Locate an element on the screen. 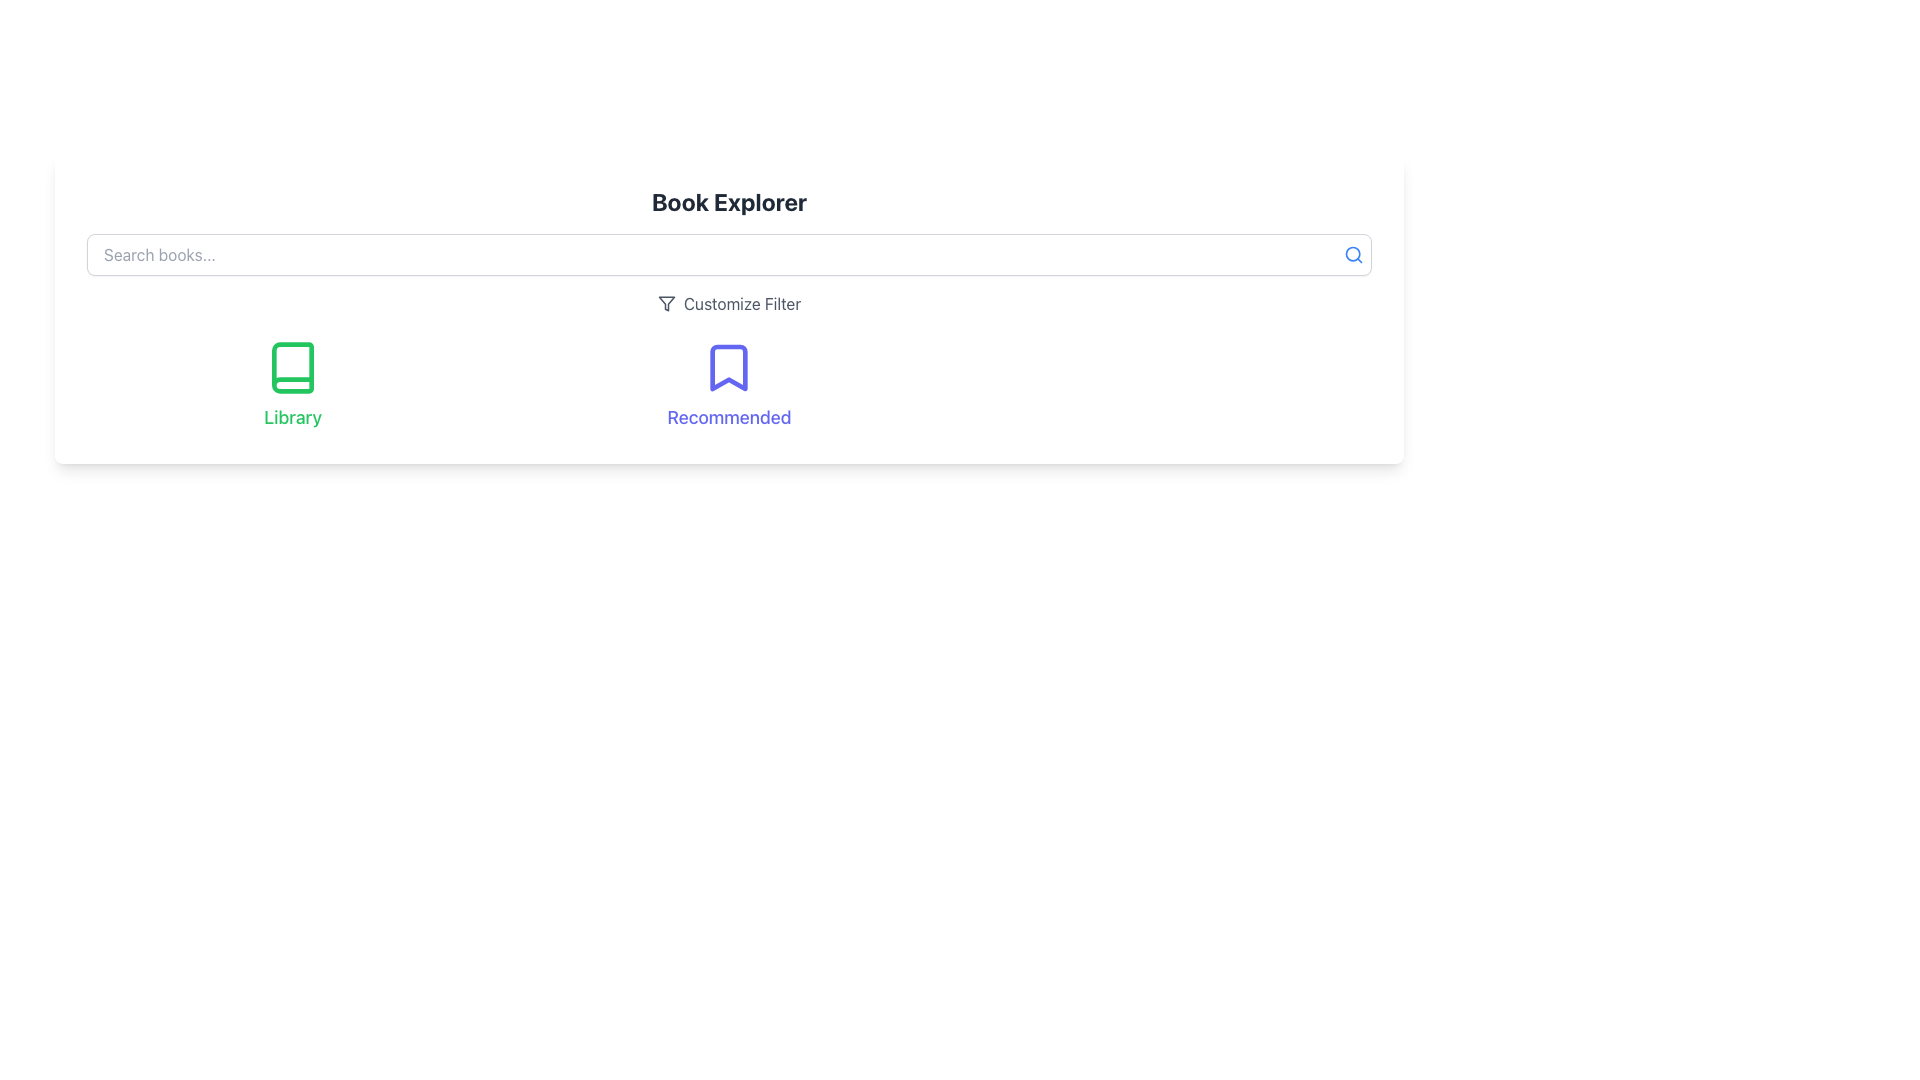  the 'Customize Filter' button, which is a funnel-shaped icon followed by the text 'Customize Filter', located below the header 'Book Explorer' is located at coordinates (728, 304).